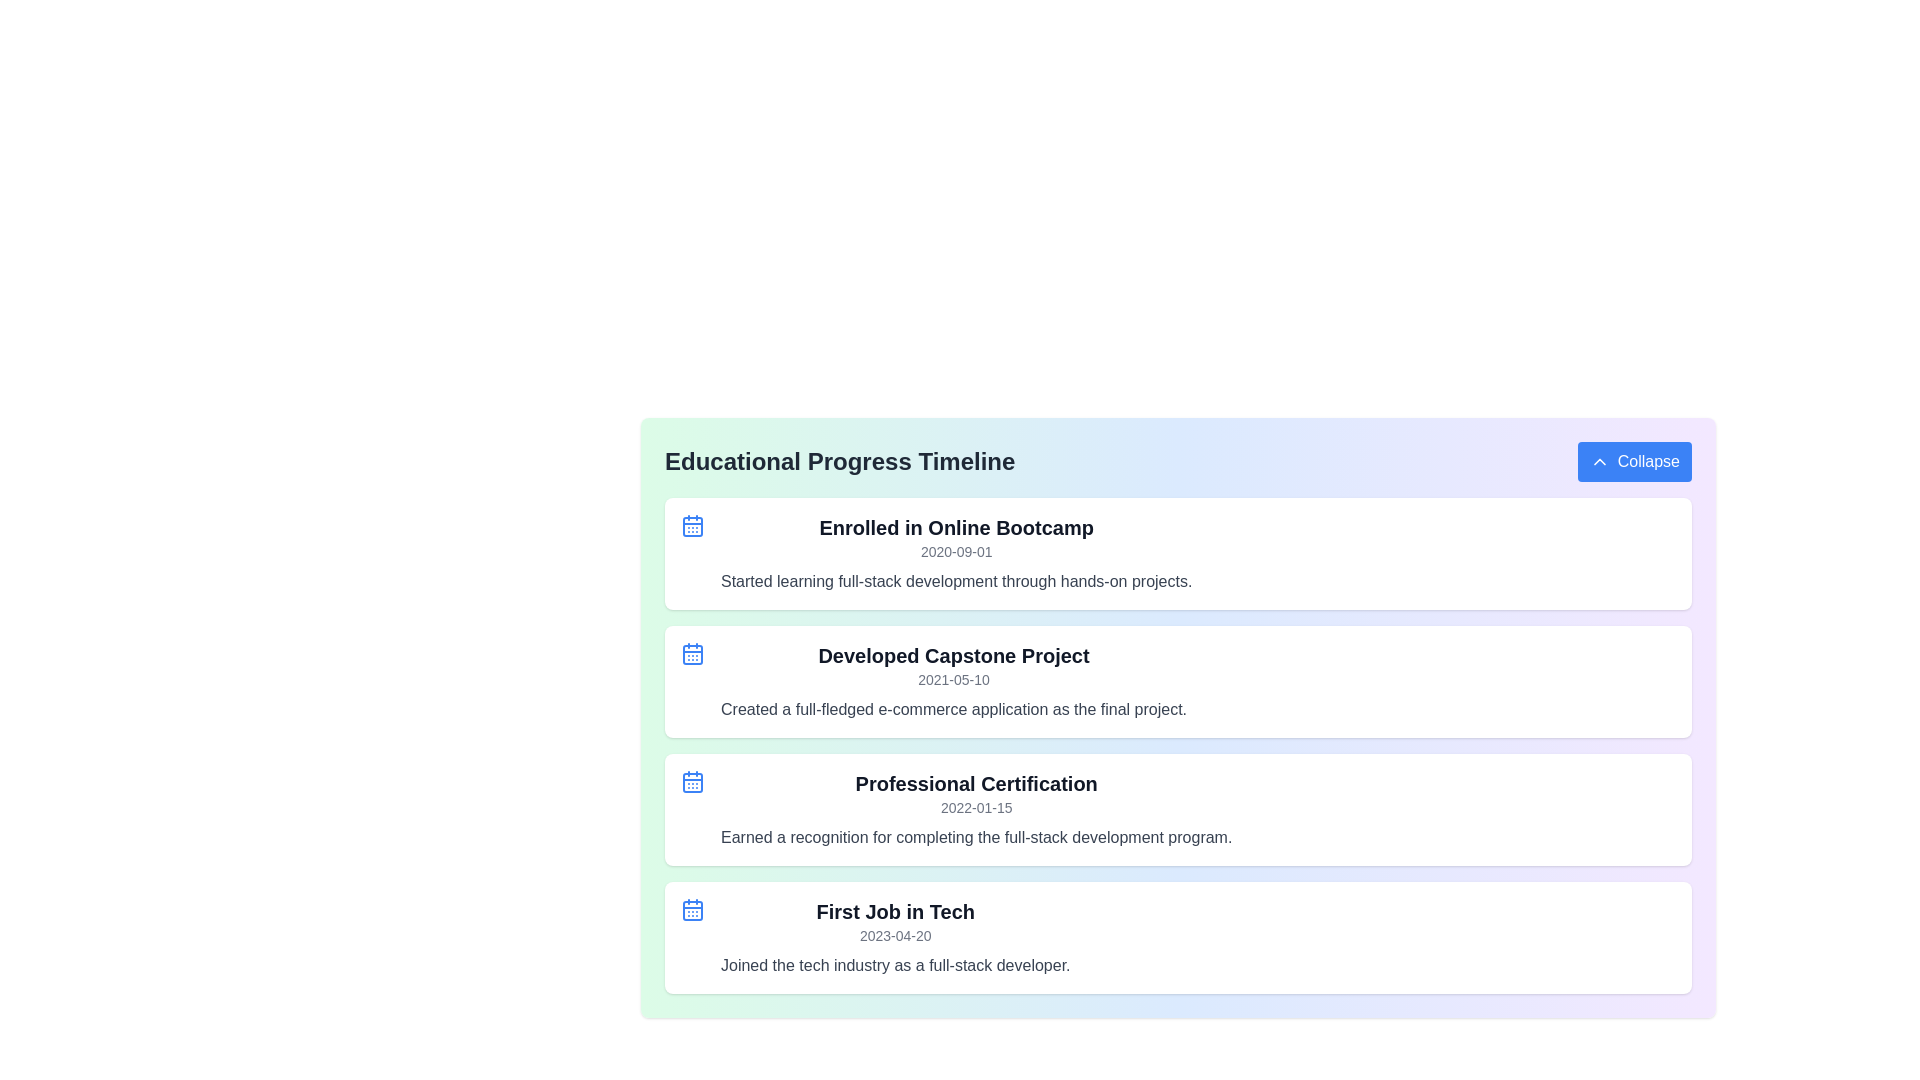 The height and width of the screenshot is (1080, 1920). Describe the element at coordinates (1178, 937) in the screenshot. I see `the informational card detailing the user's first job in the tech industry, located as the fourth item in the timeline view, to read its details` at that location.